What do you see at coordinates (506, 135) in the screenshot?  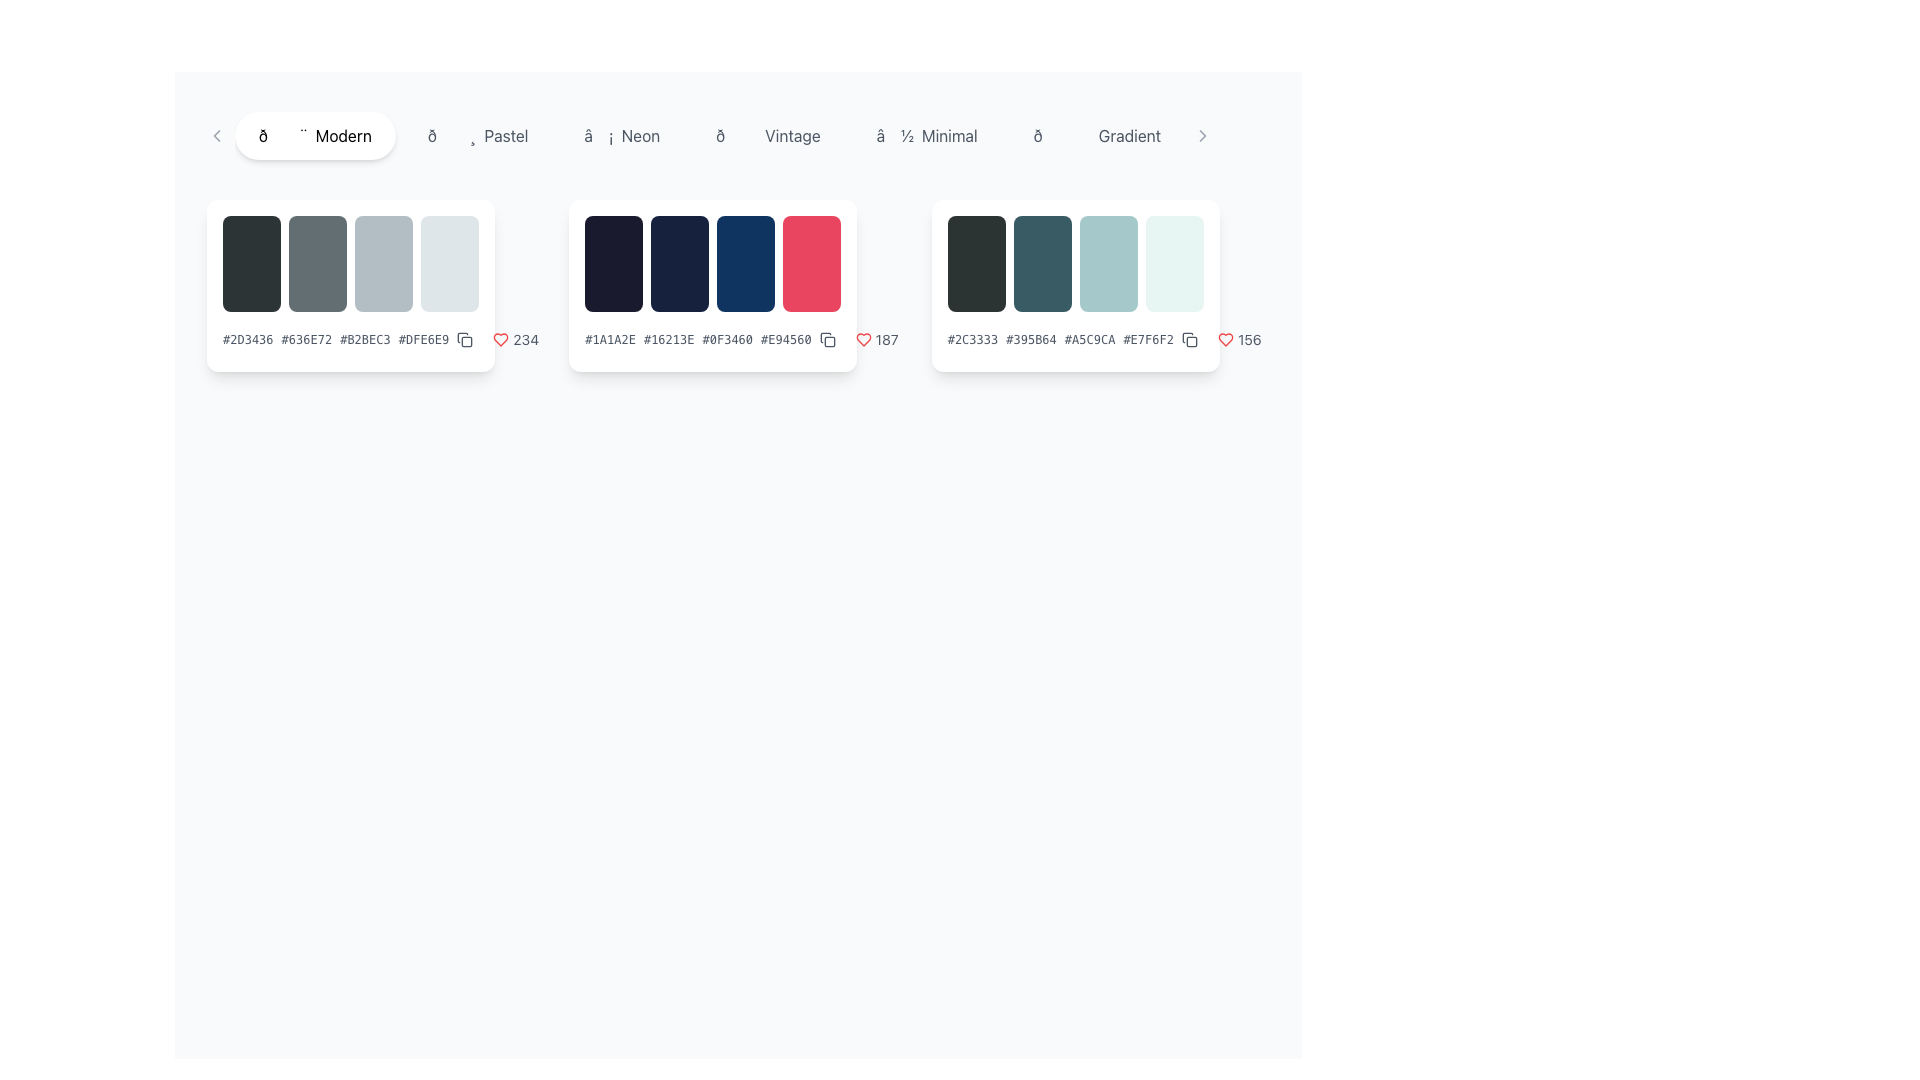 I see `the 'Pastel' text label in the horizontal navigation menu, which is styled in dark gray and located towards the middle-right of the menu` at bounding box center [506, 135].